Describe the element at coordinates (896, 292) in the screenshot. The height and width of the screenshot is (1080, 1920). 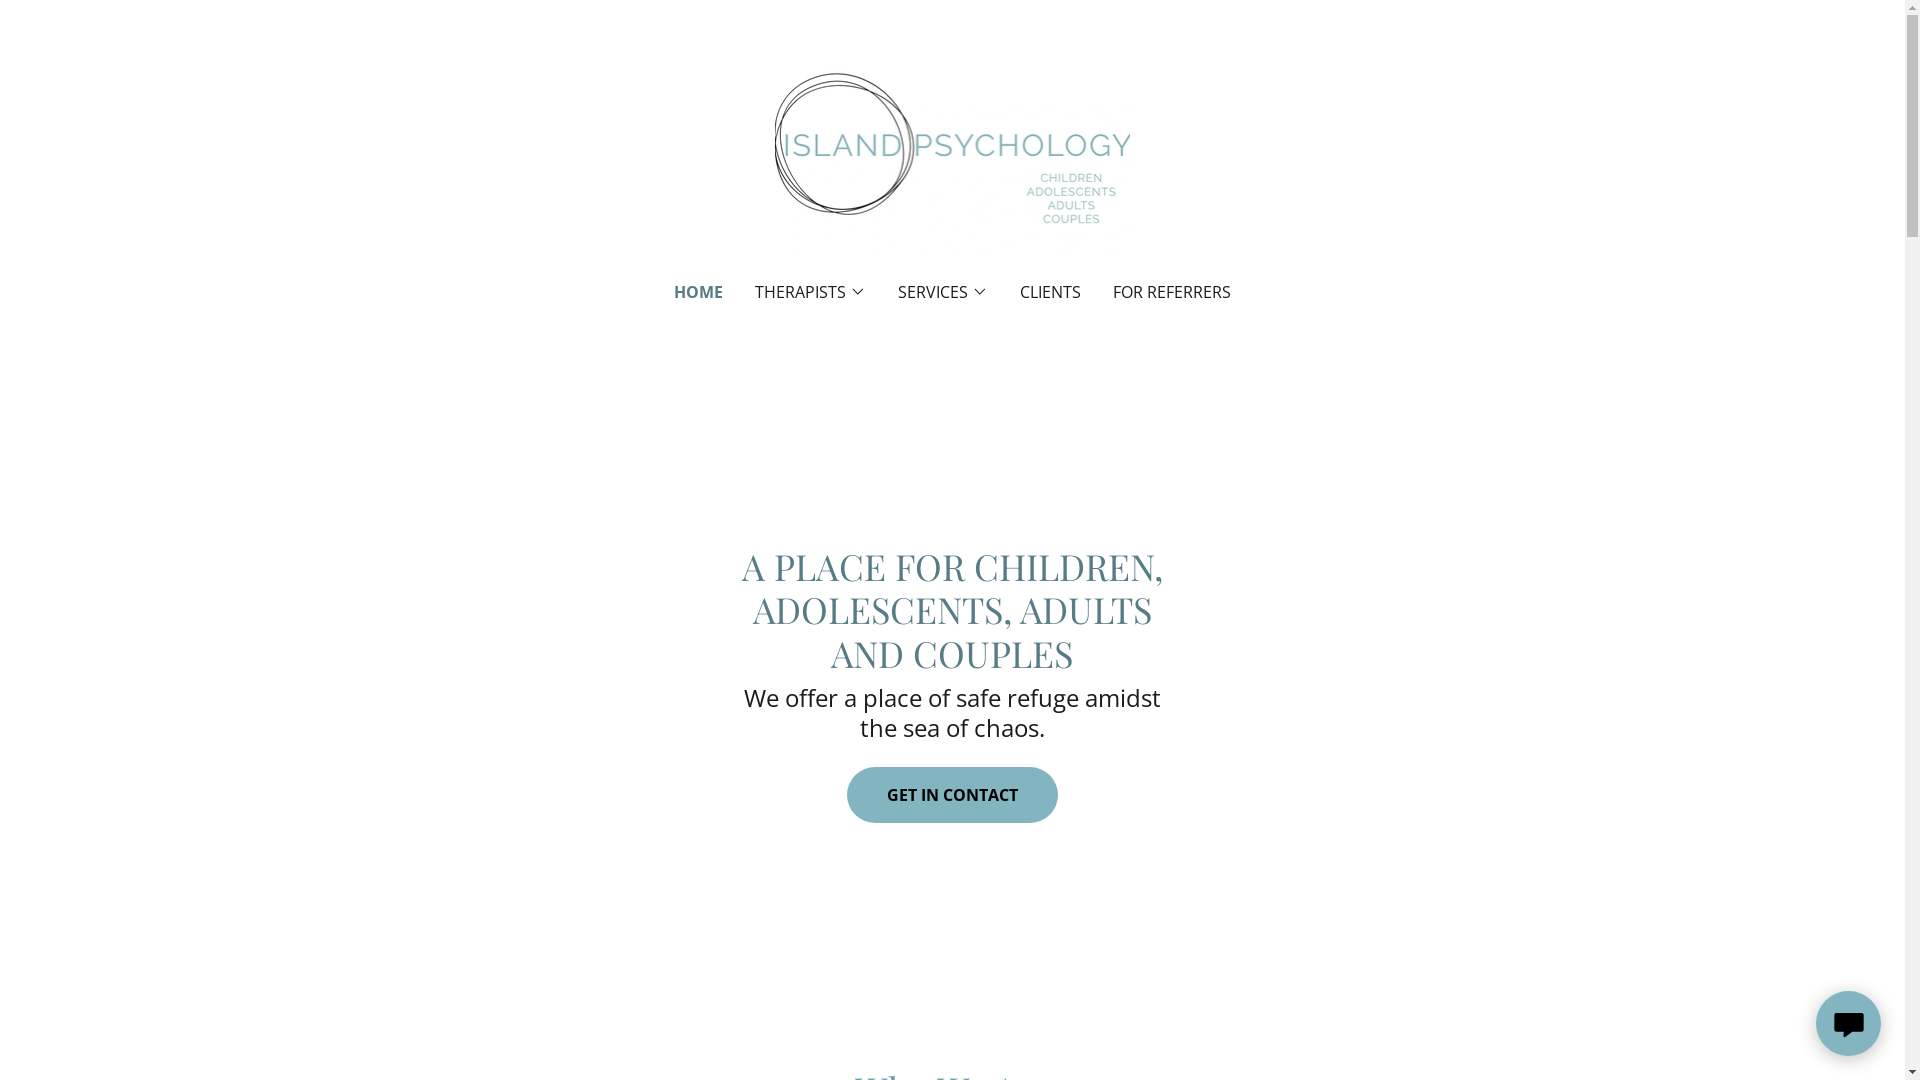
I see `'SERVICES'` at that location.